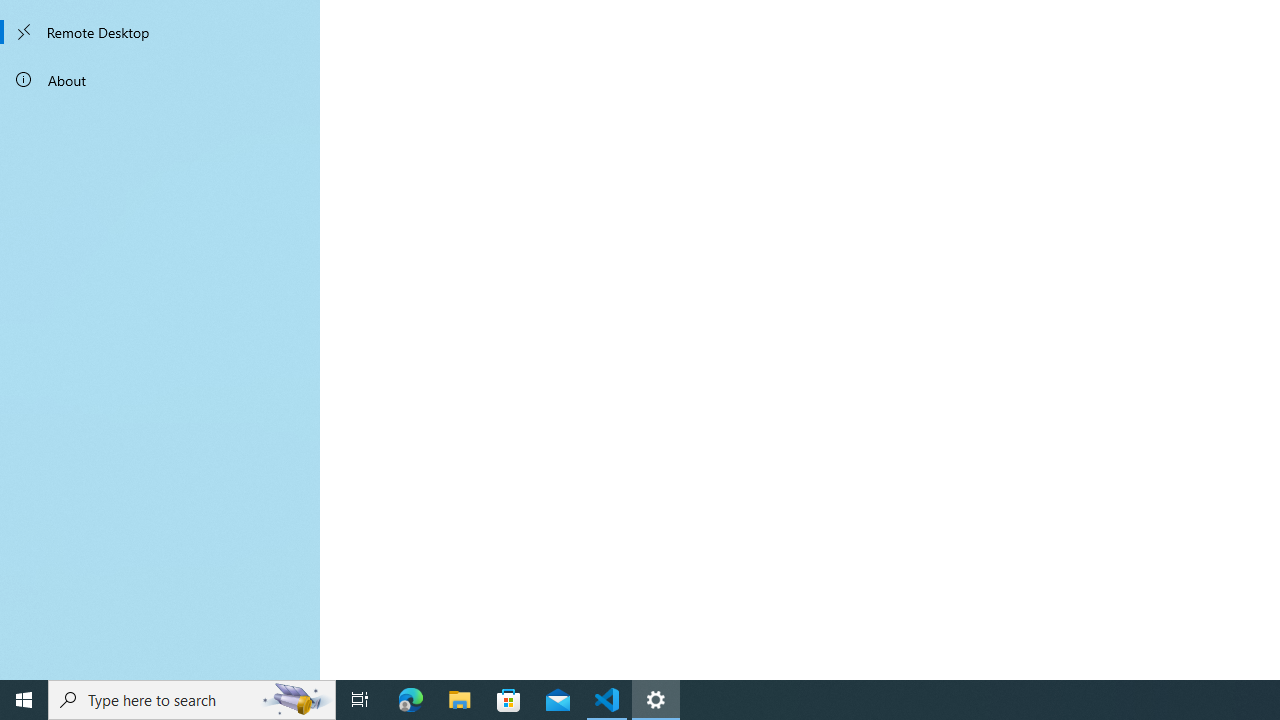  What do you see at coordinates (294, 698) in the screenshot?
I see `'Search highlights icon opens search home window'` at bounding box center [294, 698].